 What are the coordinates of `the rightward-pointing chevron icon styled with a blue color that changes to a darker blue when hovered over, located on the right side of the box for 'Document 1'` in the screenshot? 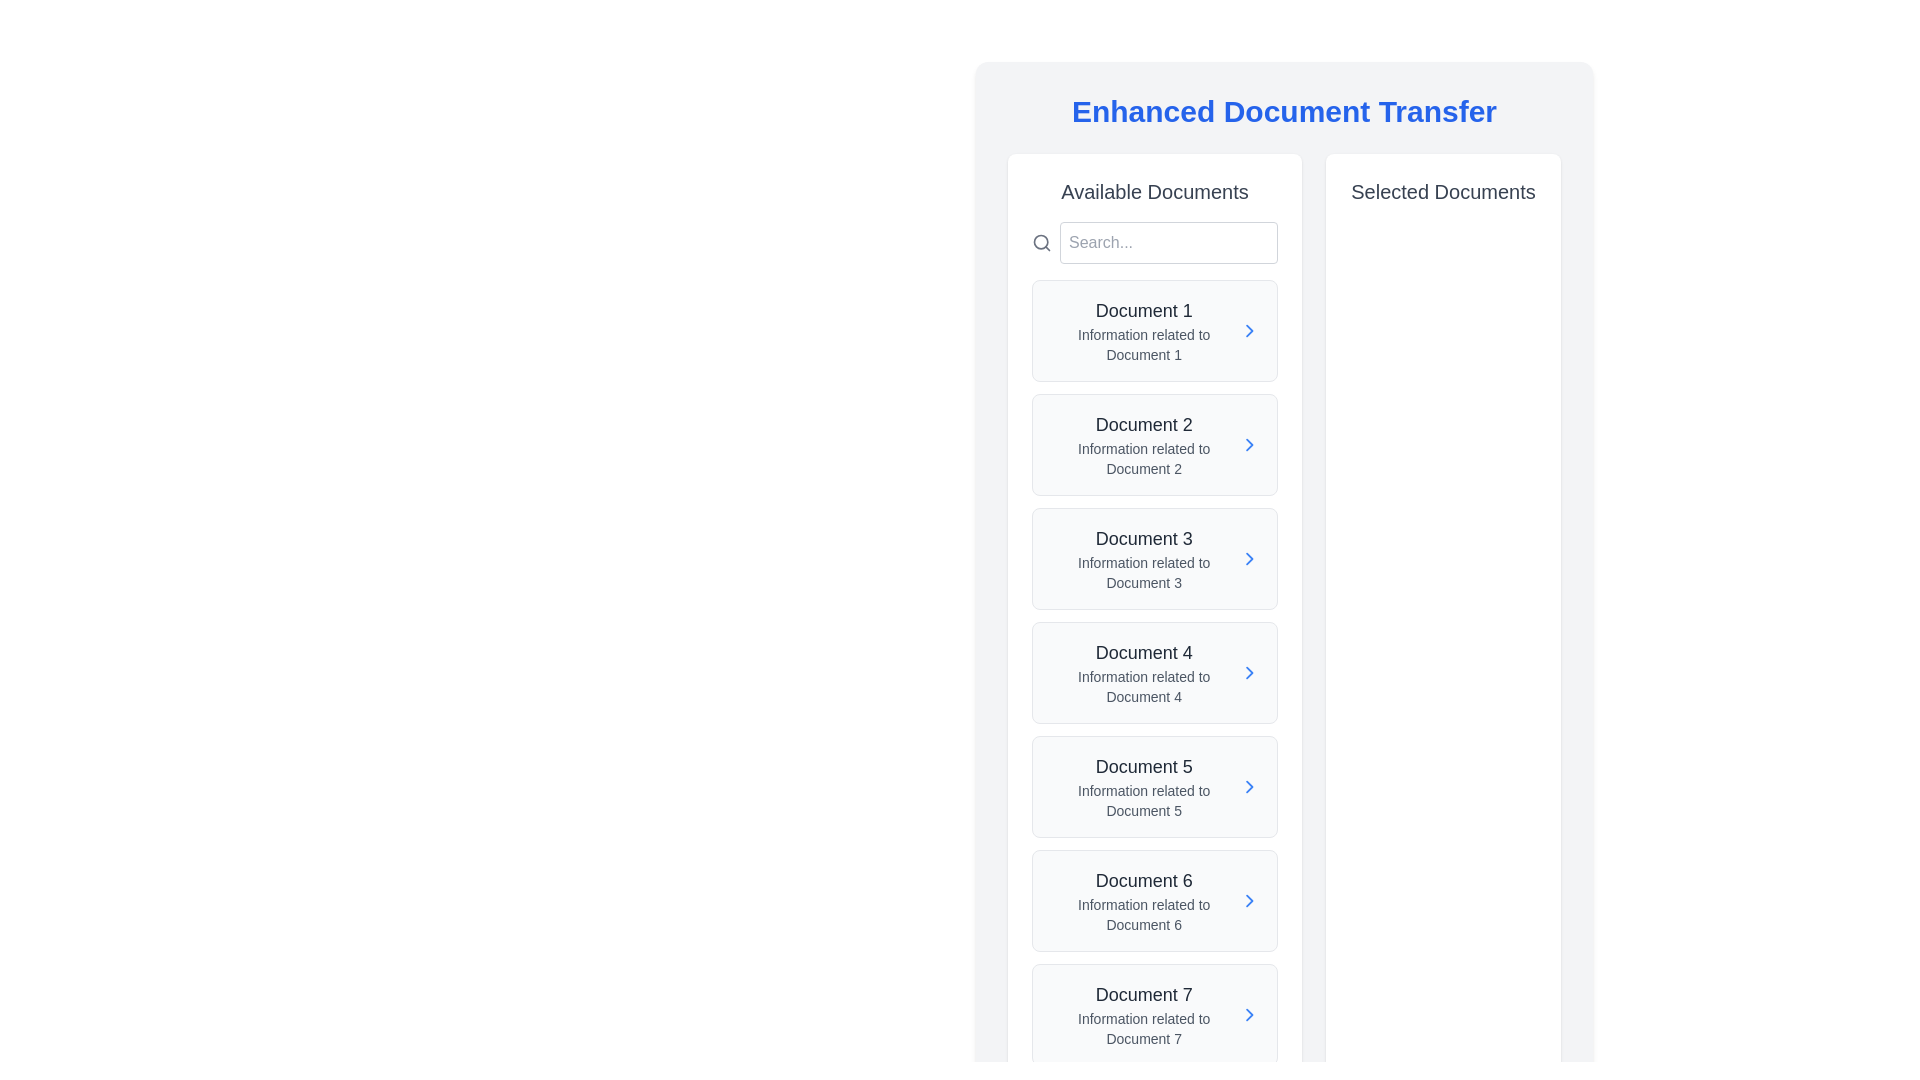 It's located at (1249, 330).